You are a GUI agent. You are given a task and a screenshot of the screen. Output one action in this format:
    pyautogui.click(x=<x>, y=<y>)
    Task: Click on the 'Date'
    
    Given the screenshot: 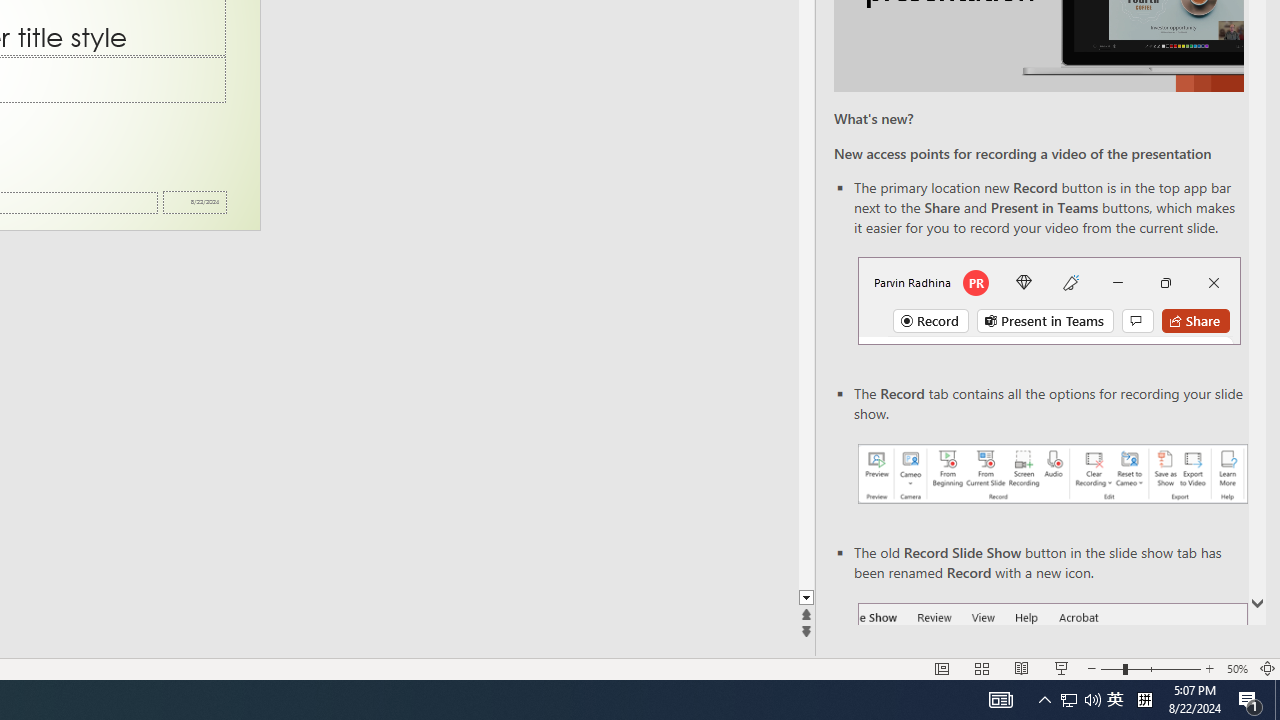 What is the action you would take?
    pyautogui.click(x=194, y=202)
    